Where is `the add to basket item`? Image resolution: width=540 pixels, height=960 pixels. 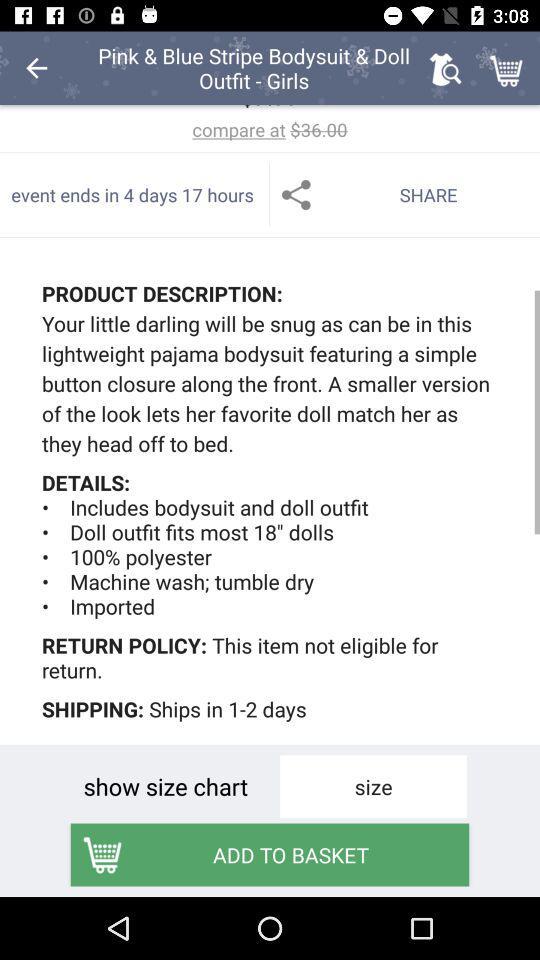 the add to basket item is located at coordinates (270, 853).